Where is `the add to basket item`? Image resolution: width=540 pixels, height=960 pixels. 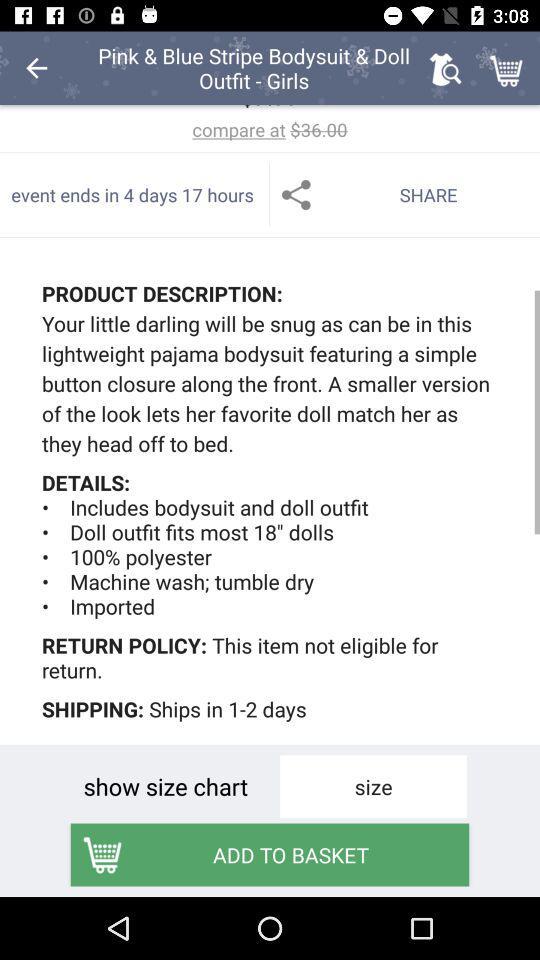 the add to basket item is located at coordinates (270, 853).